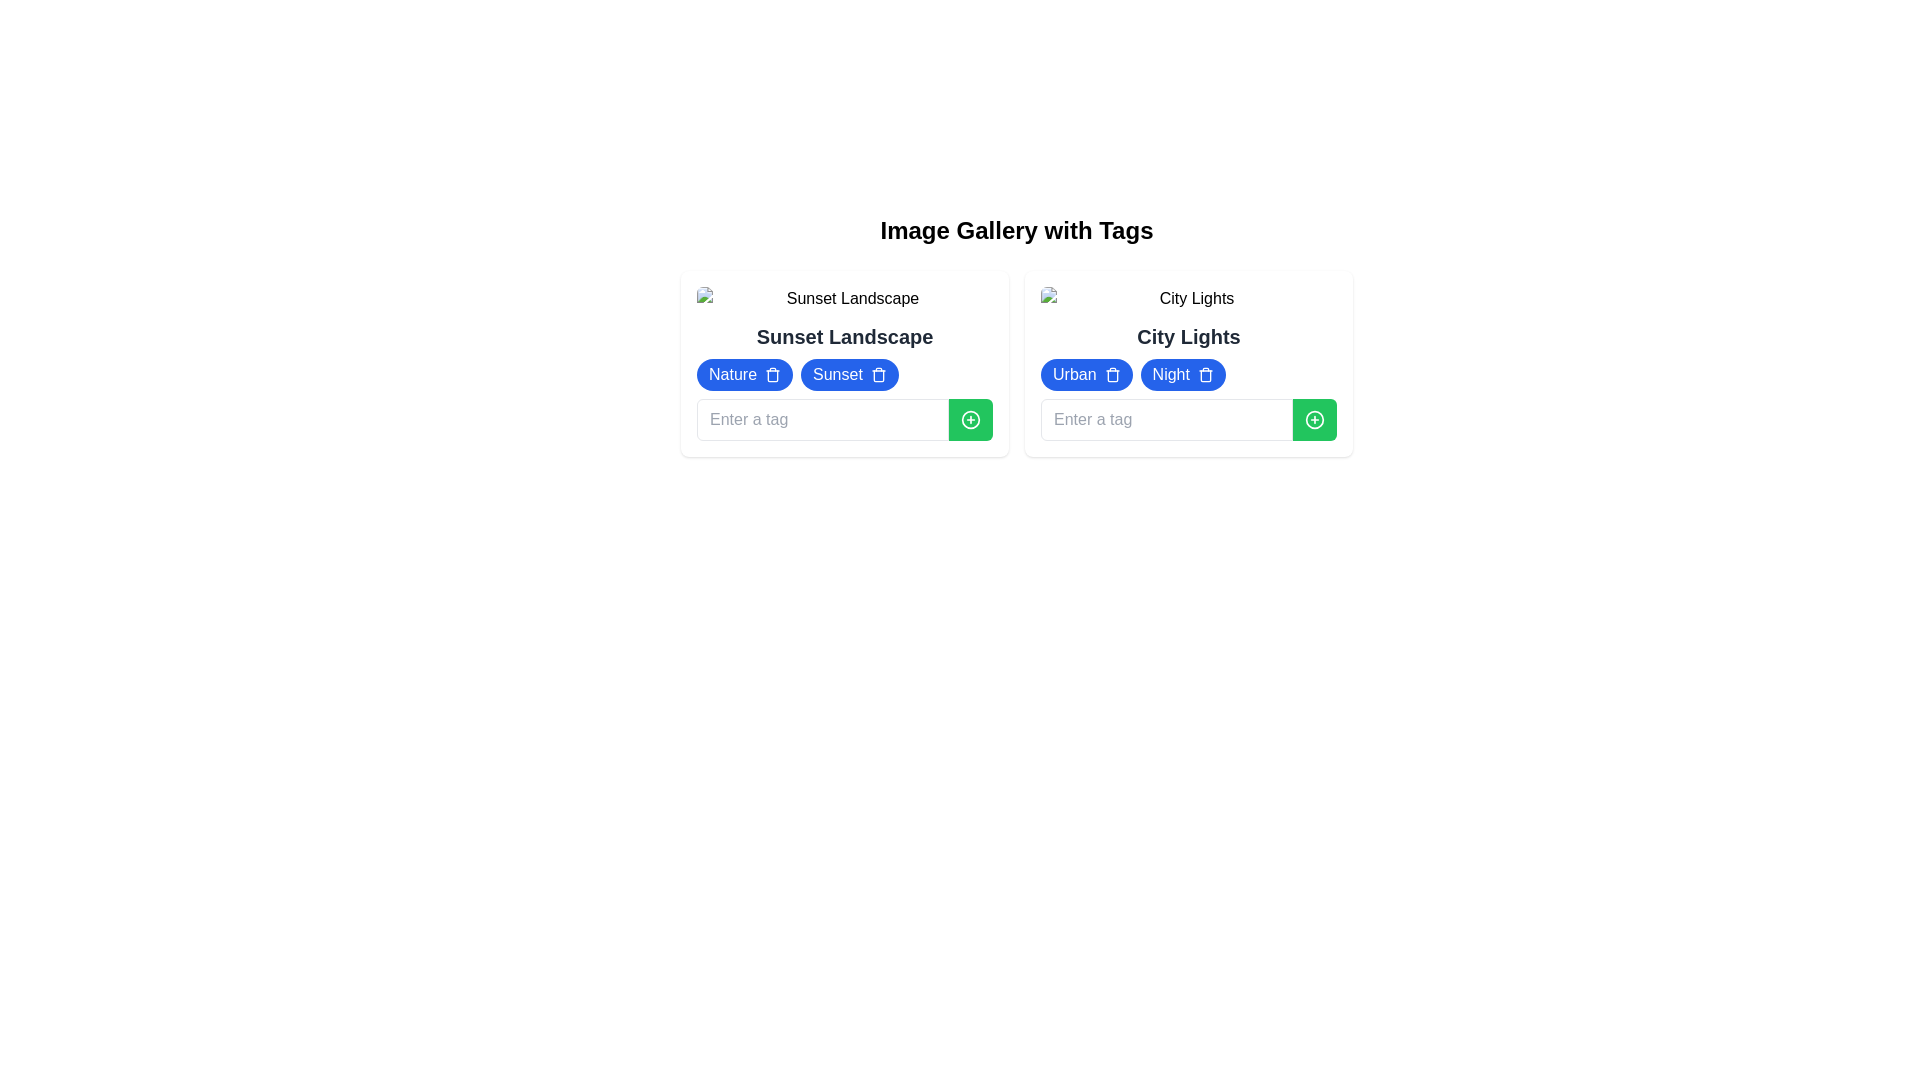  I want to click on the trash can icon of the blue badge labeled 'Urban', so click(1085, 374).